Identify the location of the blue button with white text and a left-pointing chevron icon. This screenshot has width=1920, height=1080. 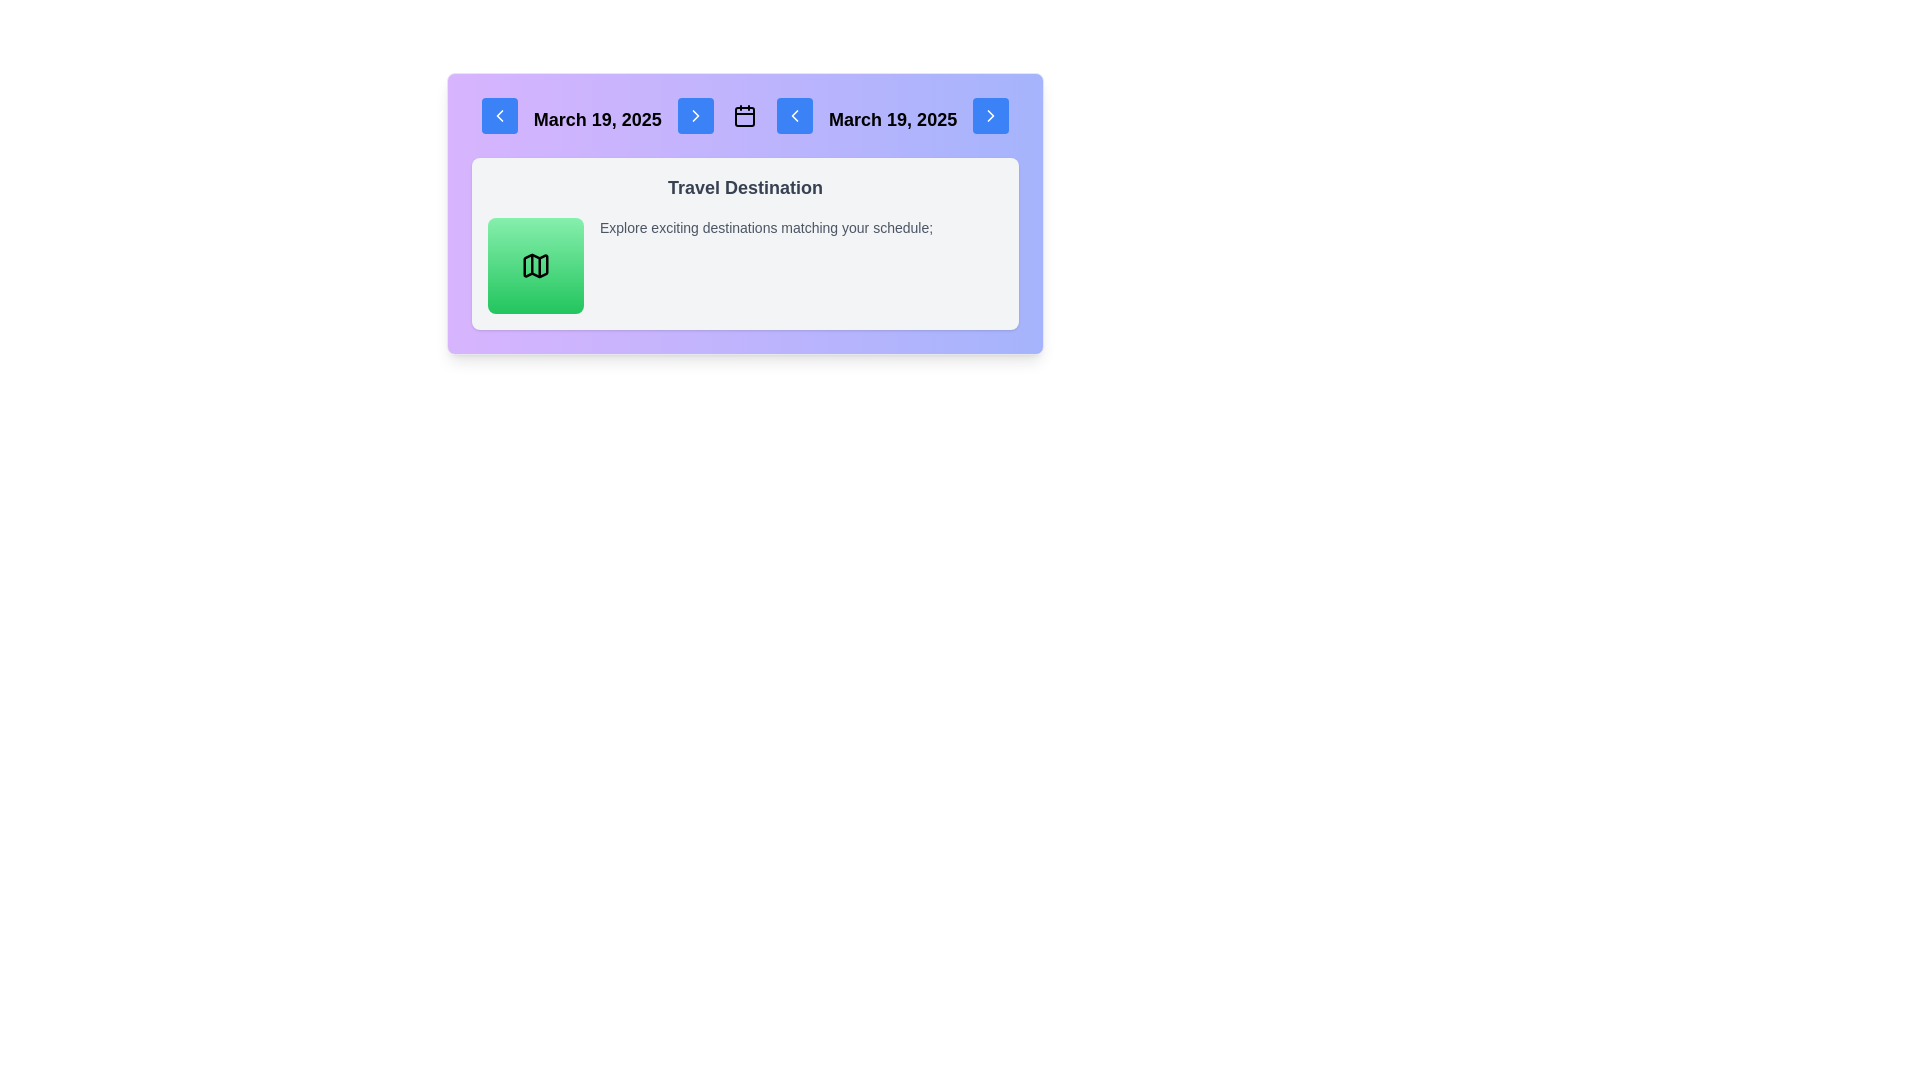
(499, 115).